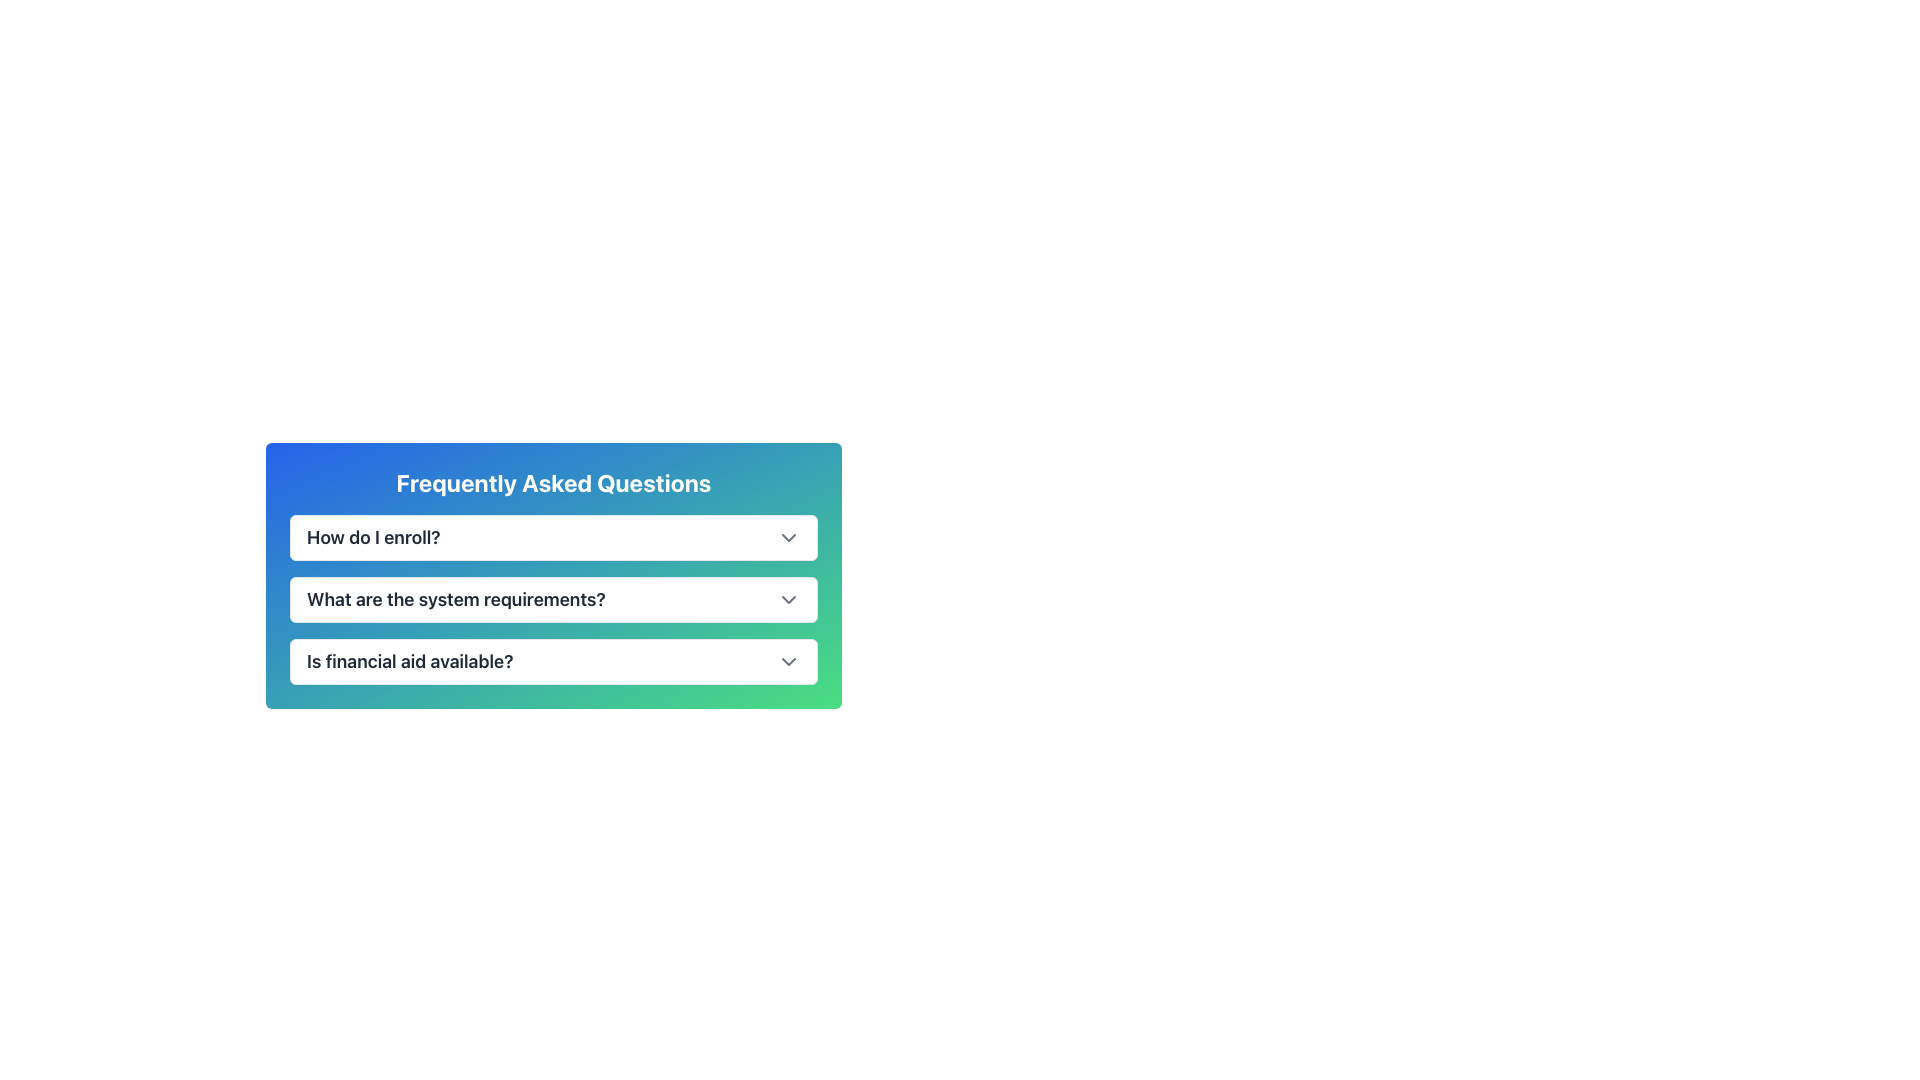  Describe the element at coordinates (553, 662) in the screenshot. I see `the Dropdown Toggle labeled 'Is financial aid available?'` at that location.